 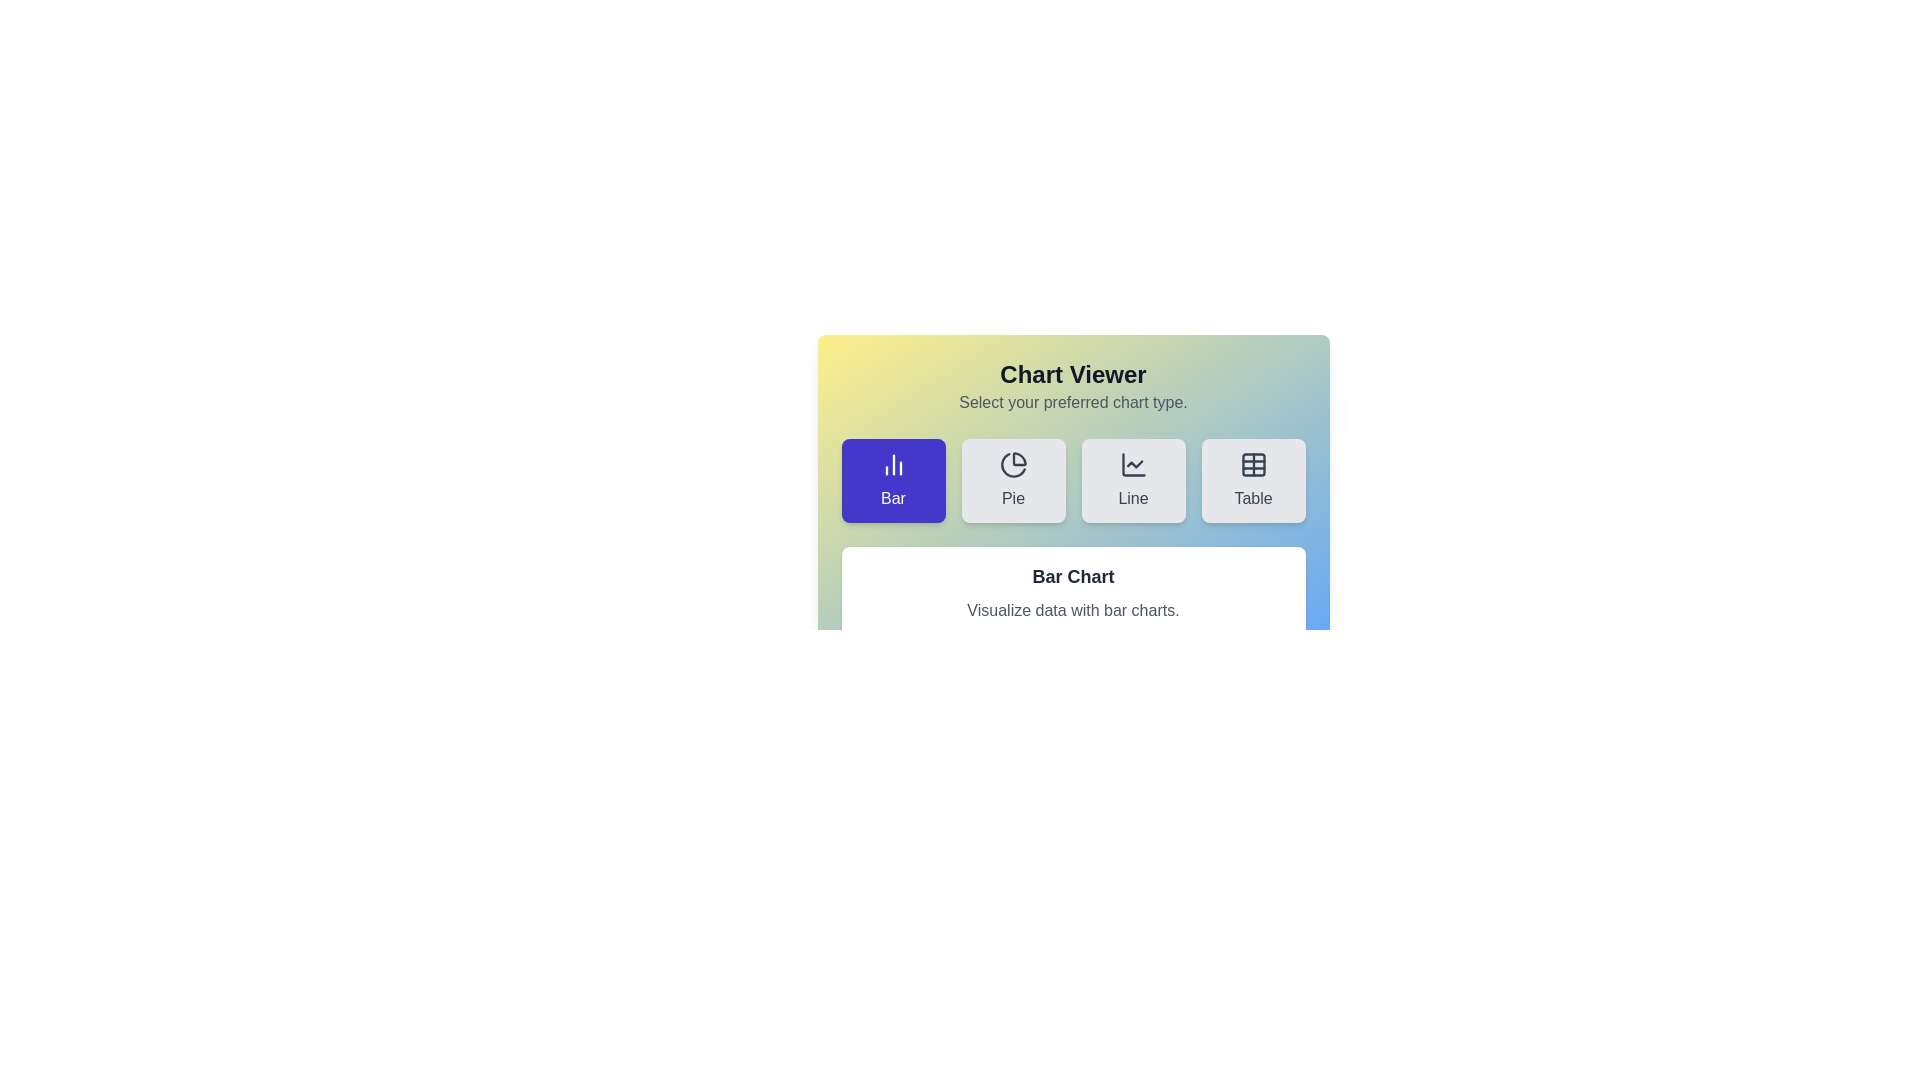 What do you see at coordinates (1252, 465) in the screenshot?
I see `the 'Table' view icon, which is the fourth button in the row of chart type selections, to switch the display to a tabular data representation` at bounding box center [1252, 465].